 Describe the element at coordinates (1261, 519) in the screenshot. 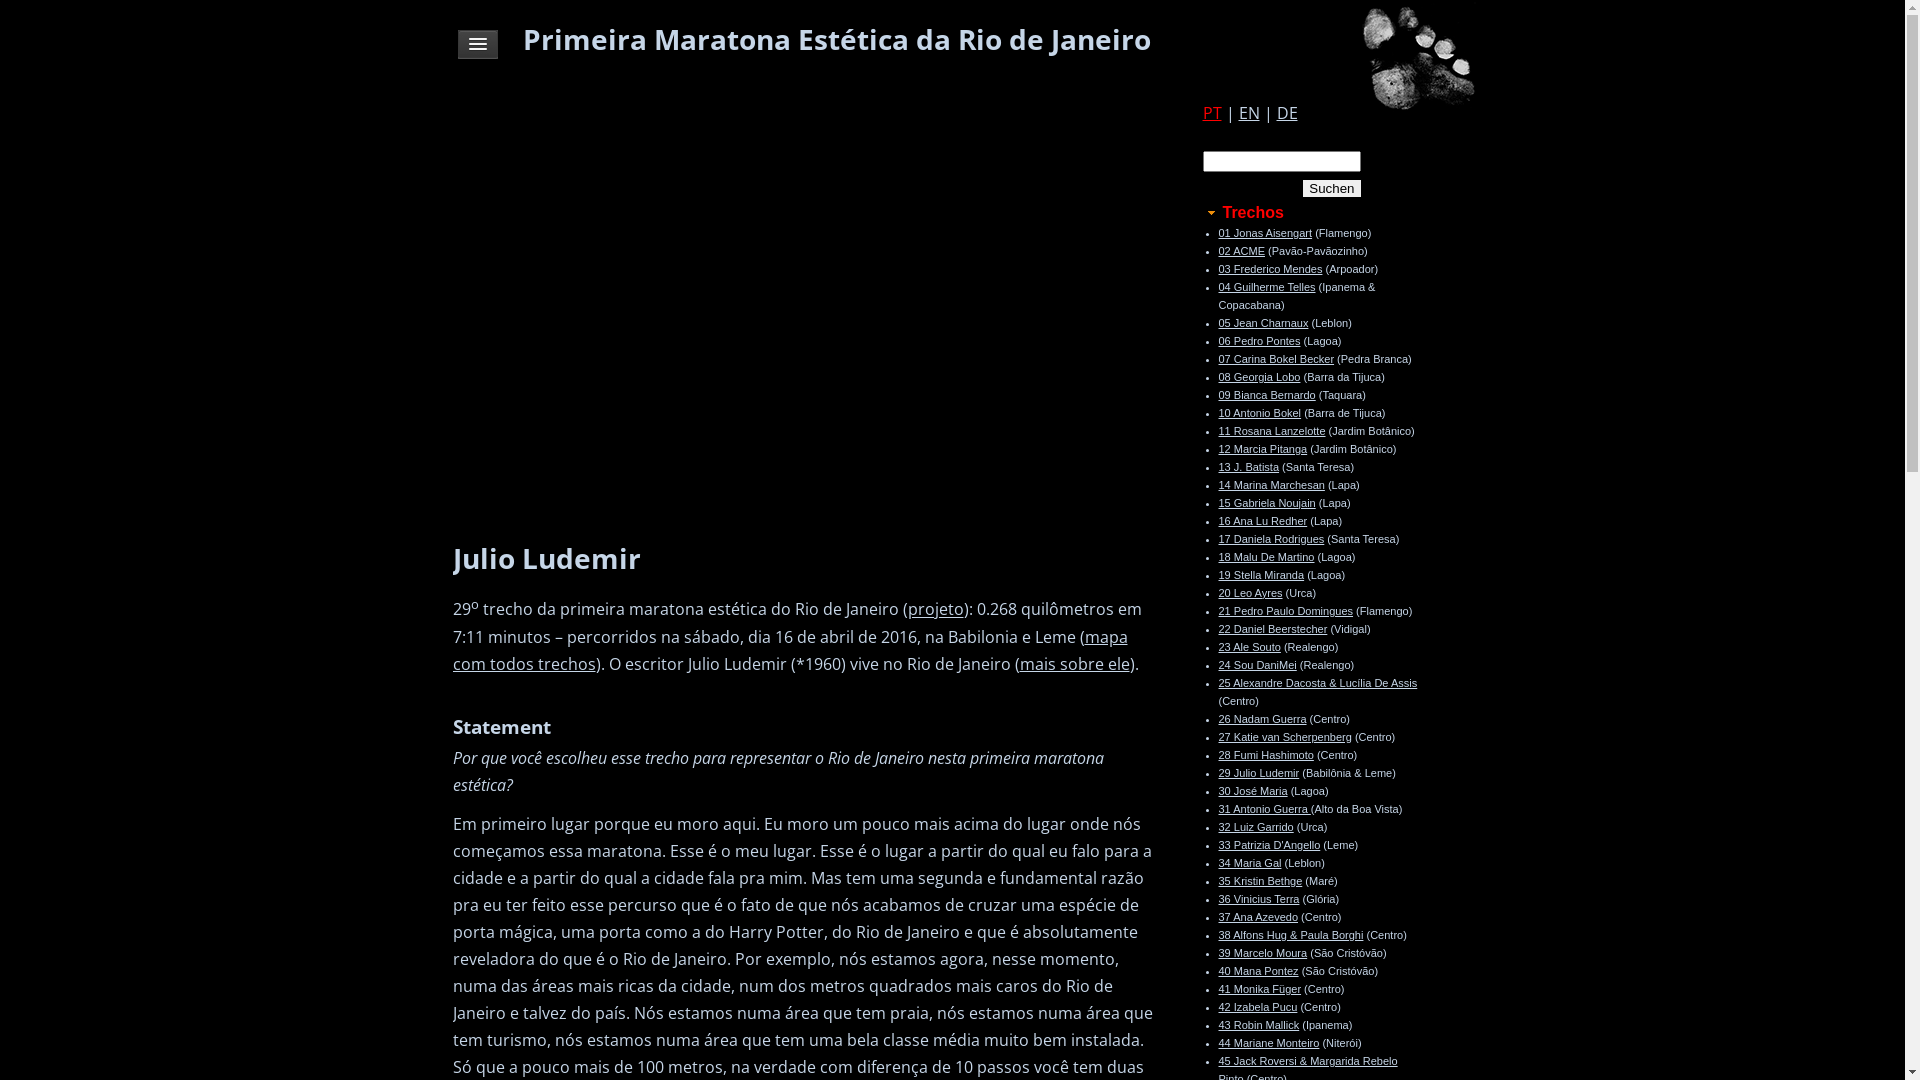

I see `'16 Ana Lu Redher'` at that location.